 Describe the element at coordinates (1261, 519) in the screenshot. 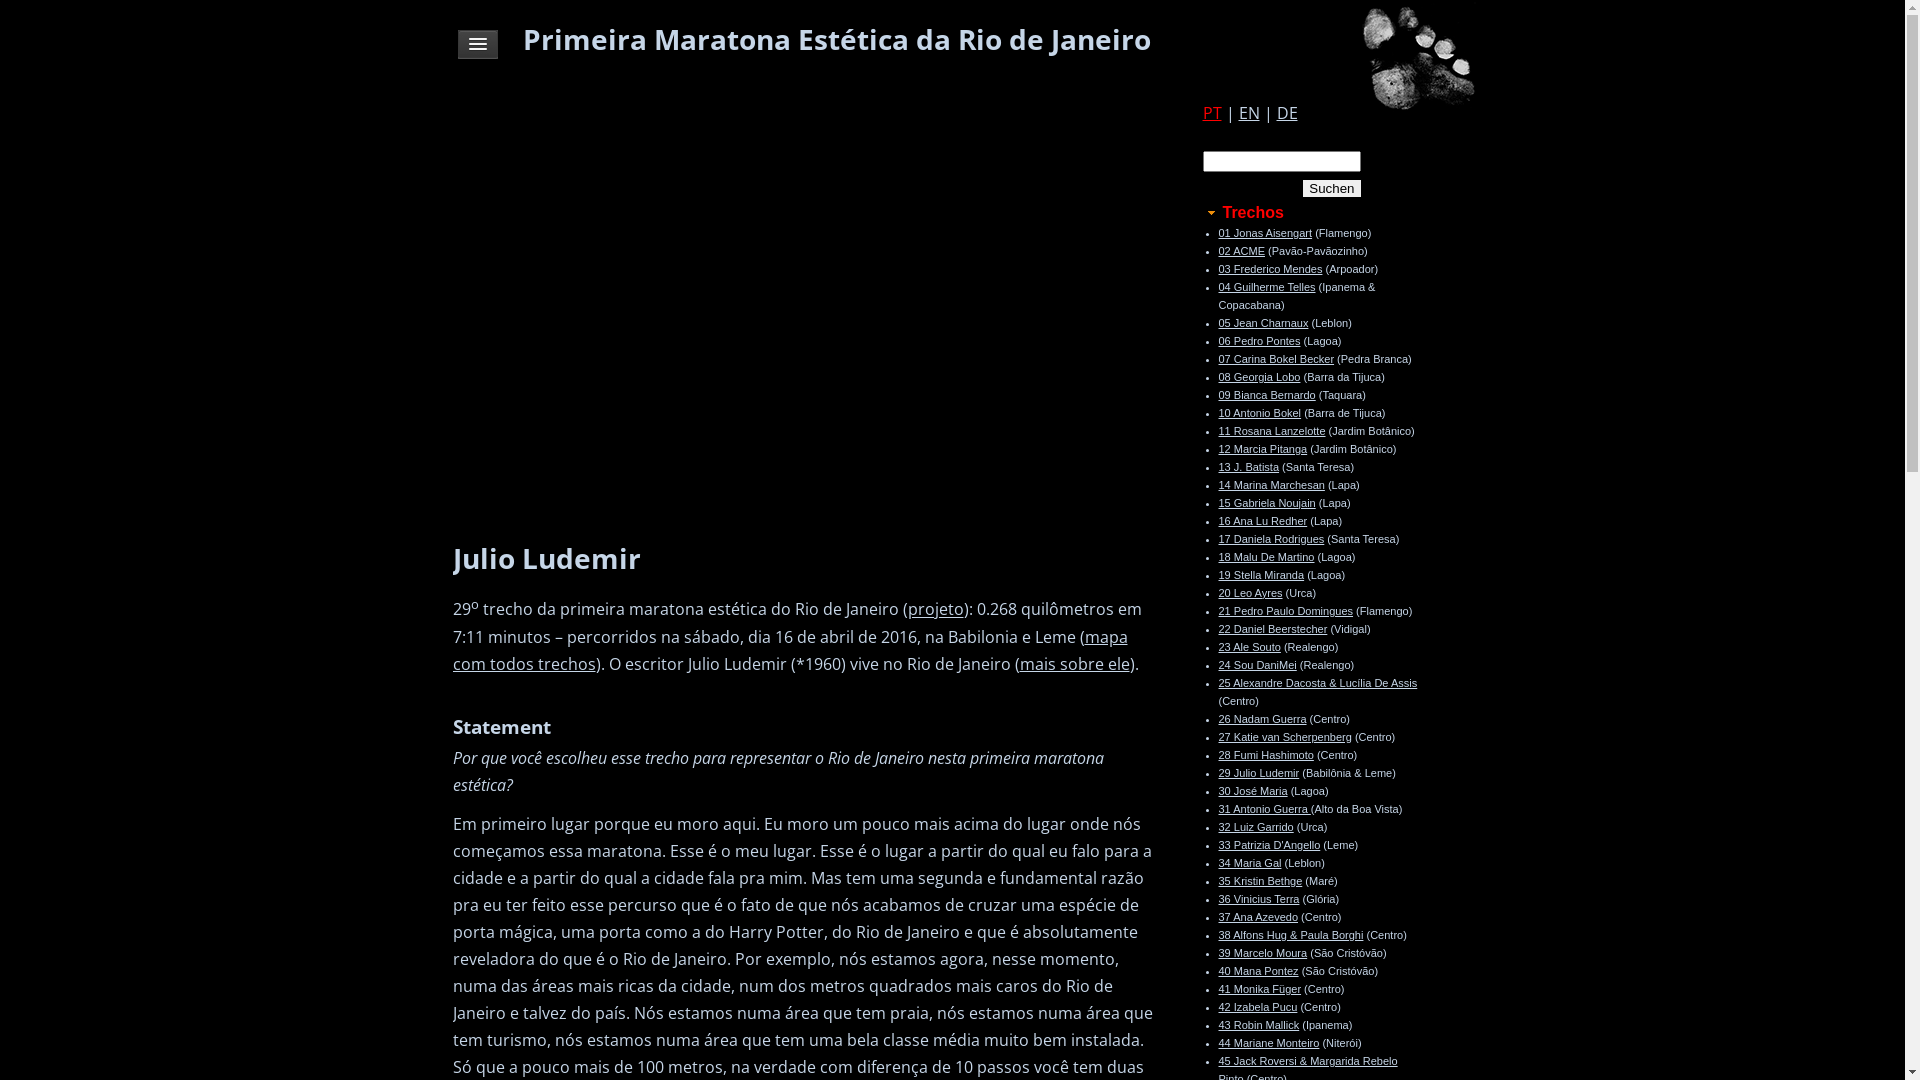

I see `'16 Ana Lu Redher'` at that location.